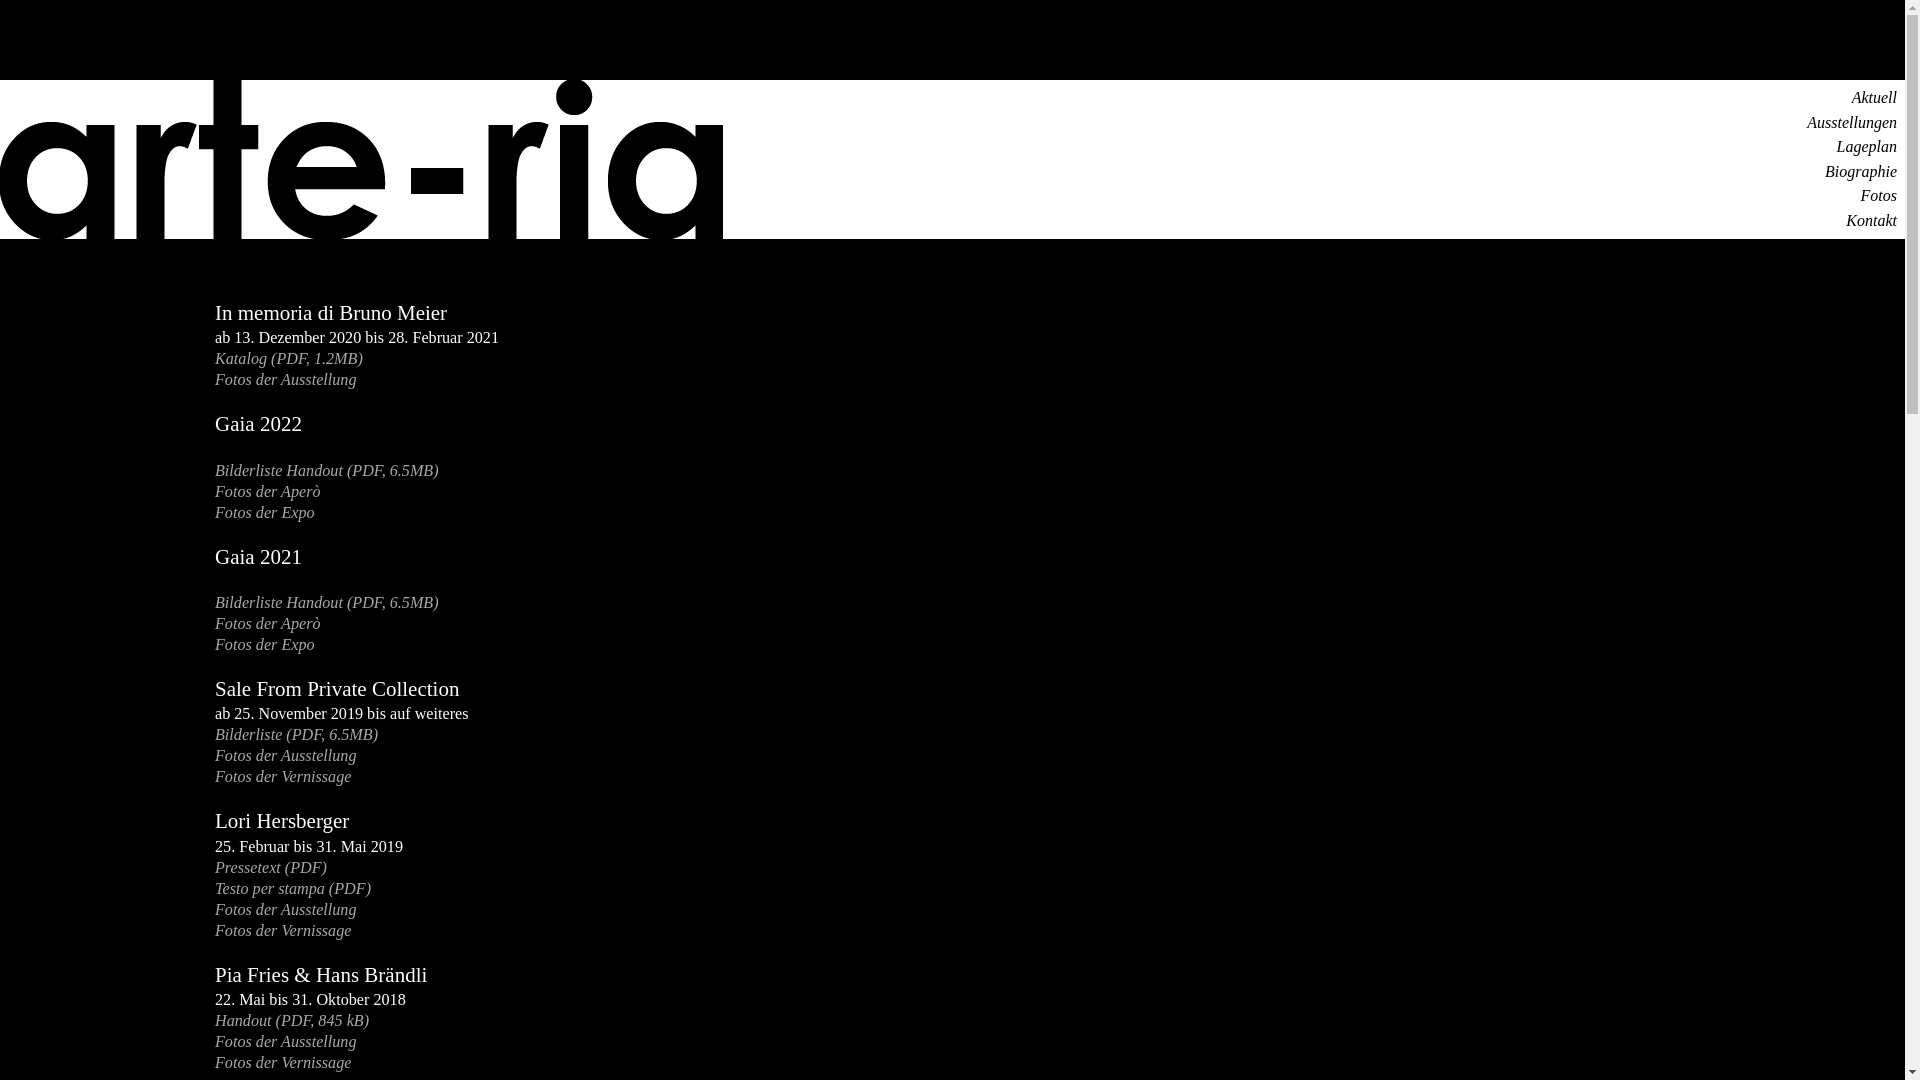 This screenshot has height=1080, width=1920. I want to click on 'Fotos der Expo', so click(215, 644).